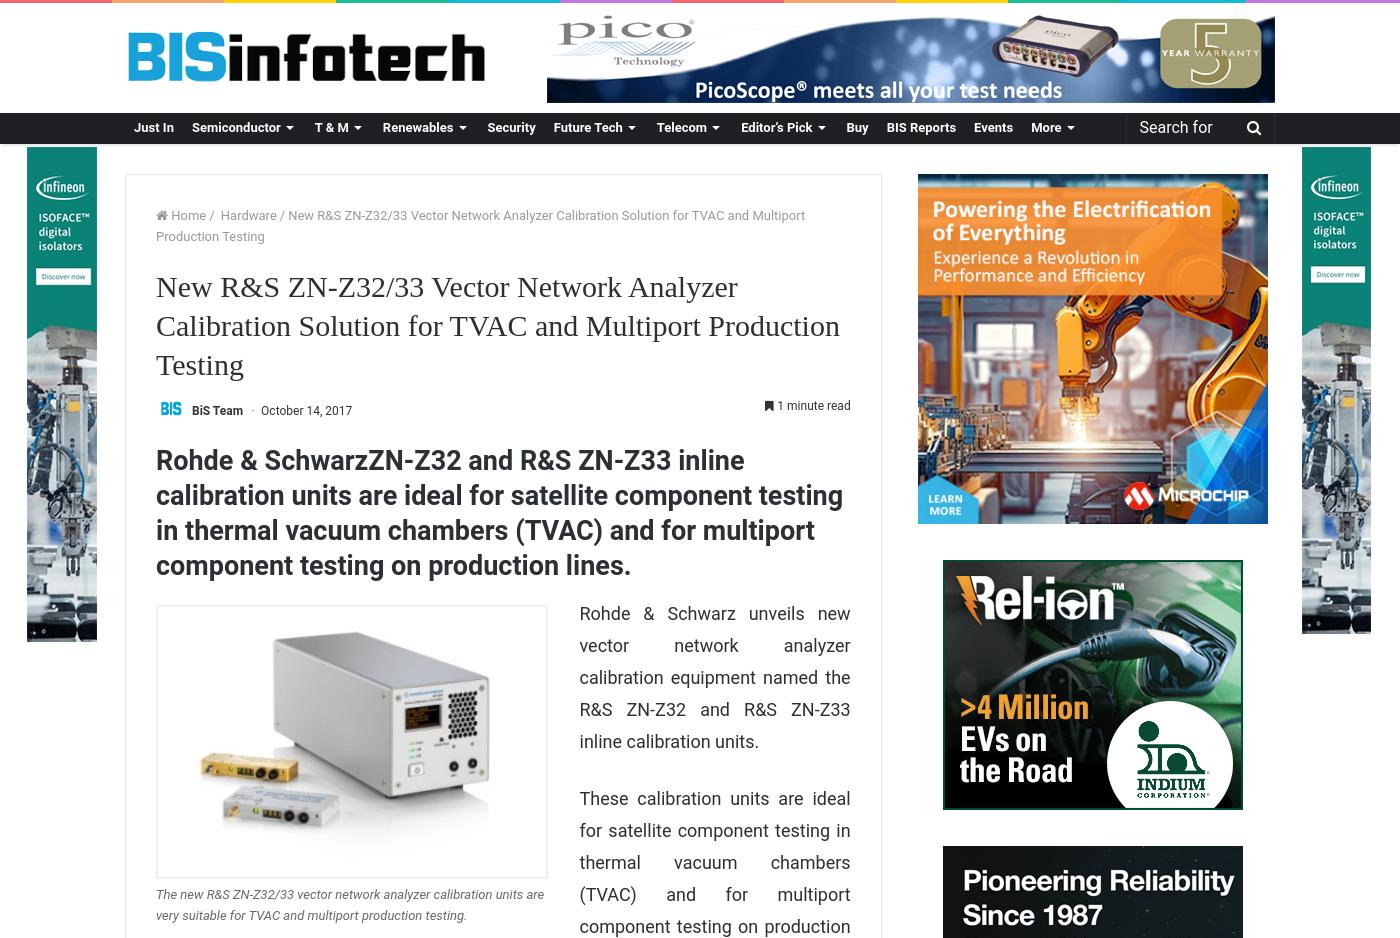 This screenshot has width=1400, height=938. I want to click on '1 minute read', so click(812, 405).